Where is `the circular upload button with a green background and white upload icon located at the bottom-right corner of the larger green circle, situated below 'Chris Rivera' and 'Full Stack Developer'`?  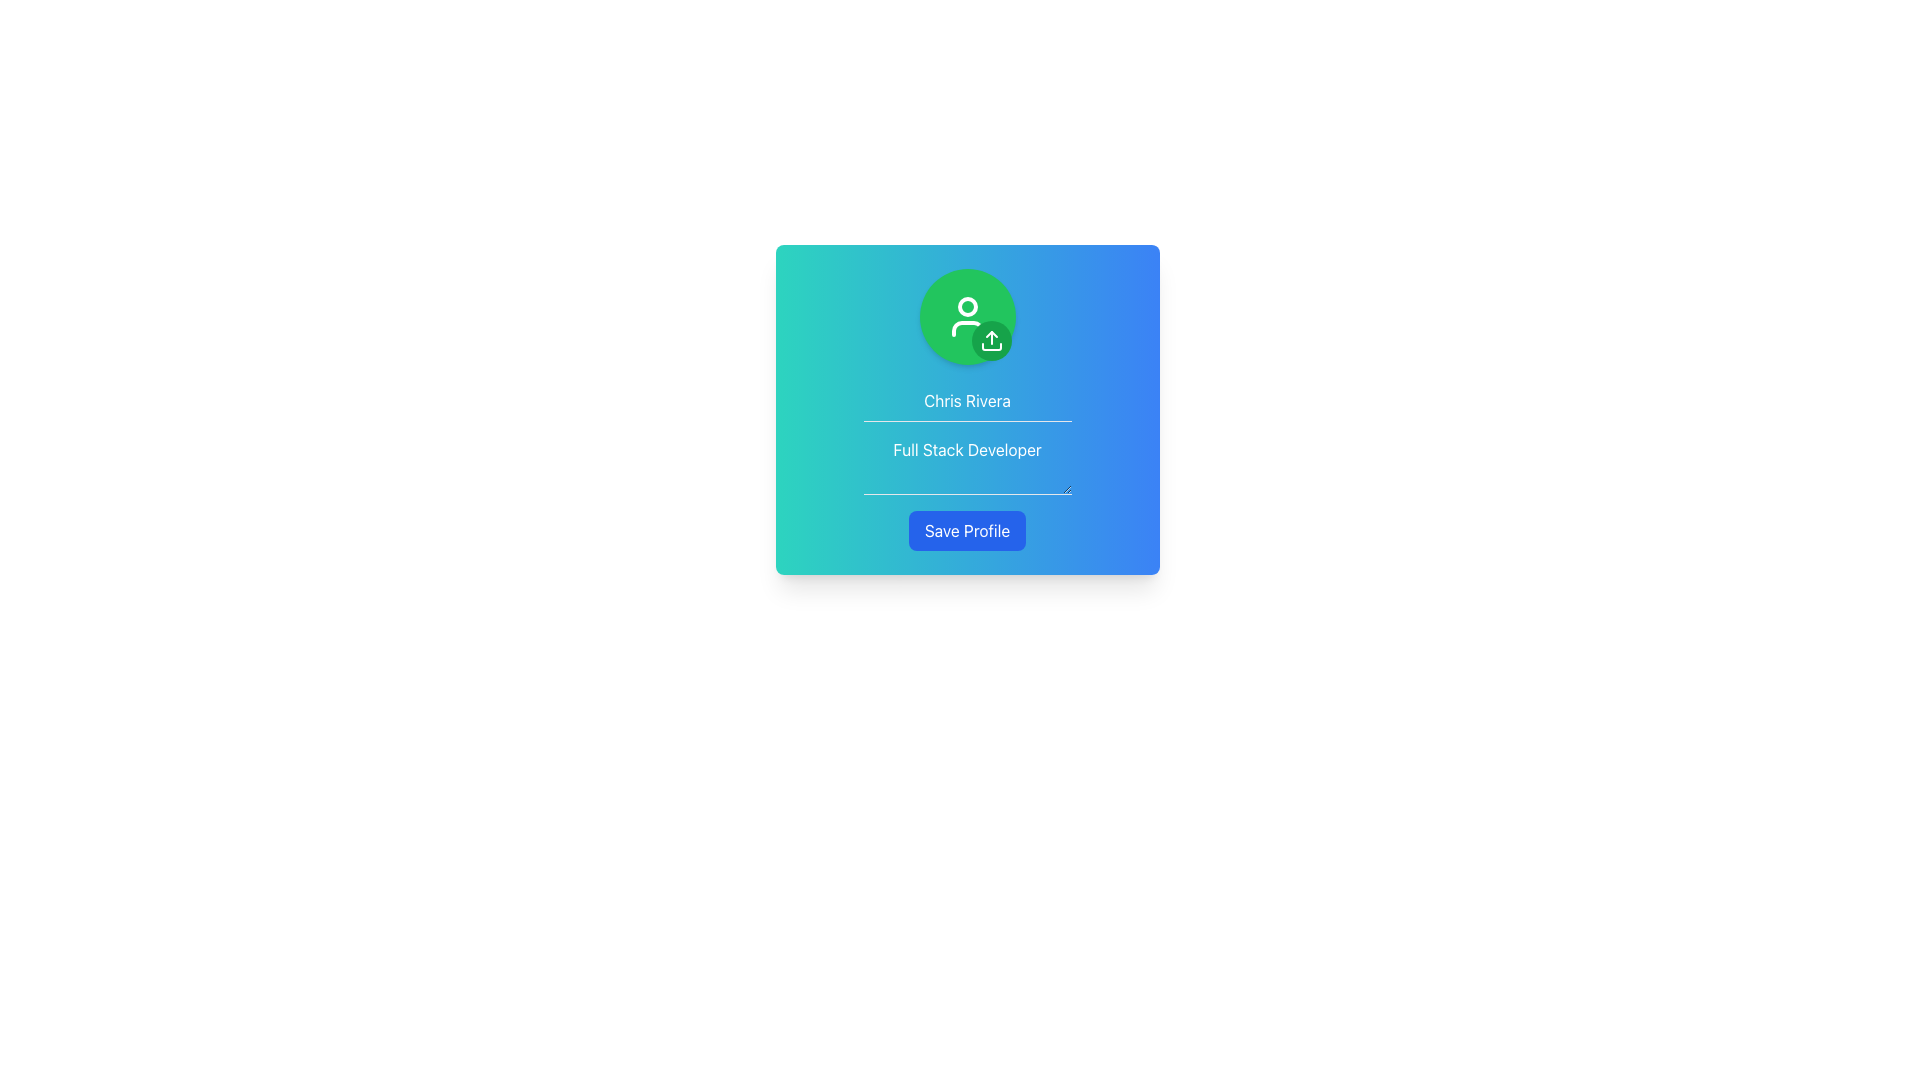 the circular upload button with a green background and white upload icon located at the bottom-right corner of the larger green circle, situated below 'Chris Rivera' and 'Full Stack Developer' is located at coordinates (991, 339).